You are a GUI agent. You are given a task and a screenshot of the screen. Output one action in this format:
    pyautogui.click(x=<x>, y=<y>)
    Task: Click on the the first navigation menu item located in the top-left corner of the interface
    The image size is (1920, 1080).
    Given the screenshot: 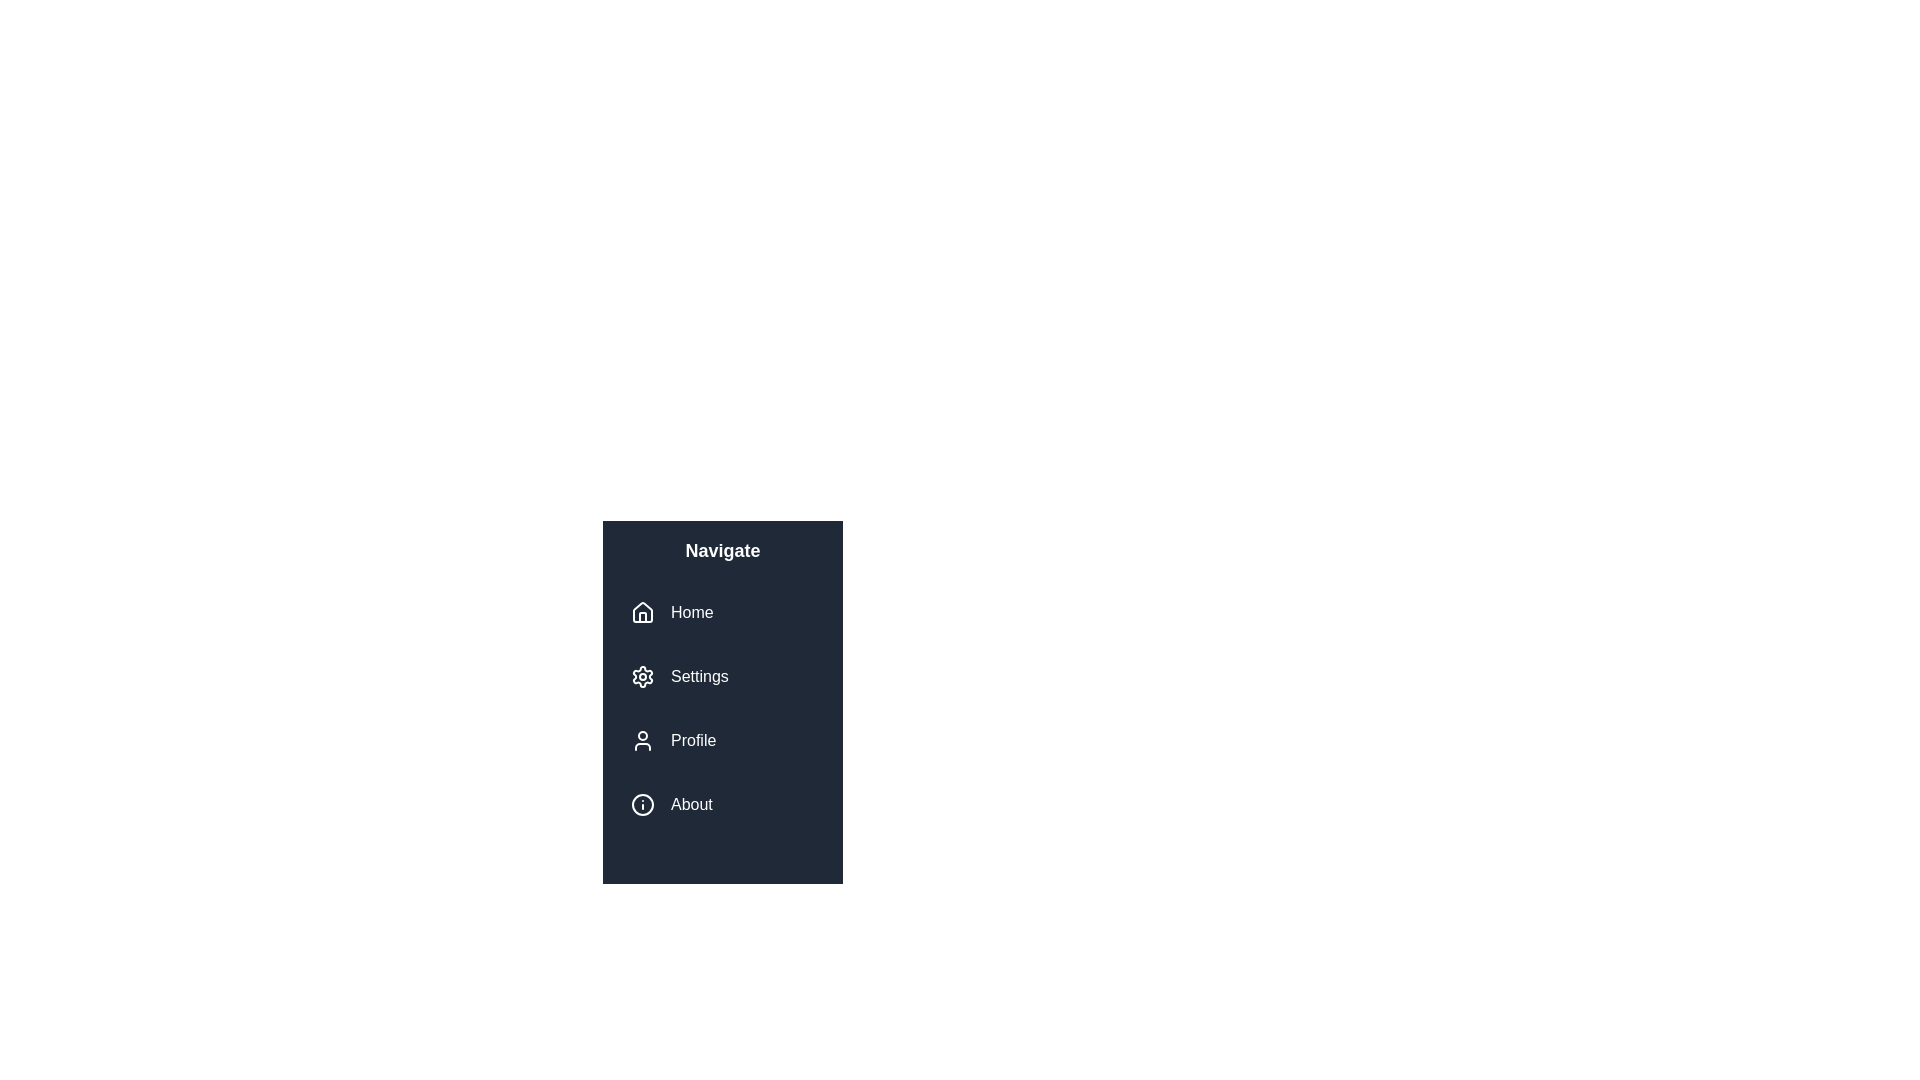 What is the action you would take?
    pyautogui.click(x=722, y=612)
    